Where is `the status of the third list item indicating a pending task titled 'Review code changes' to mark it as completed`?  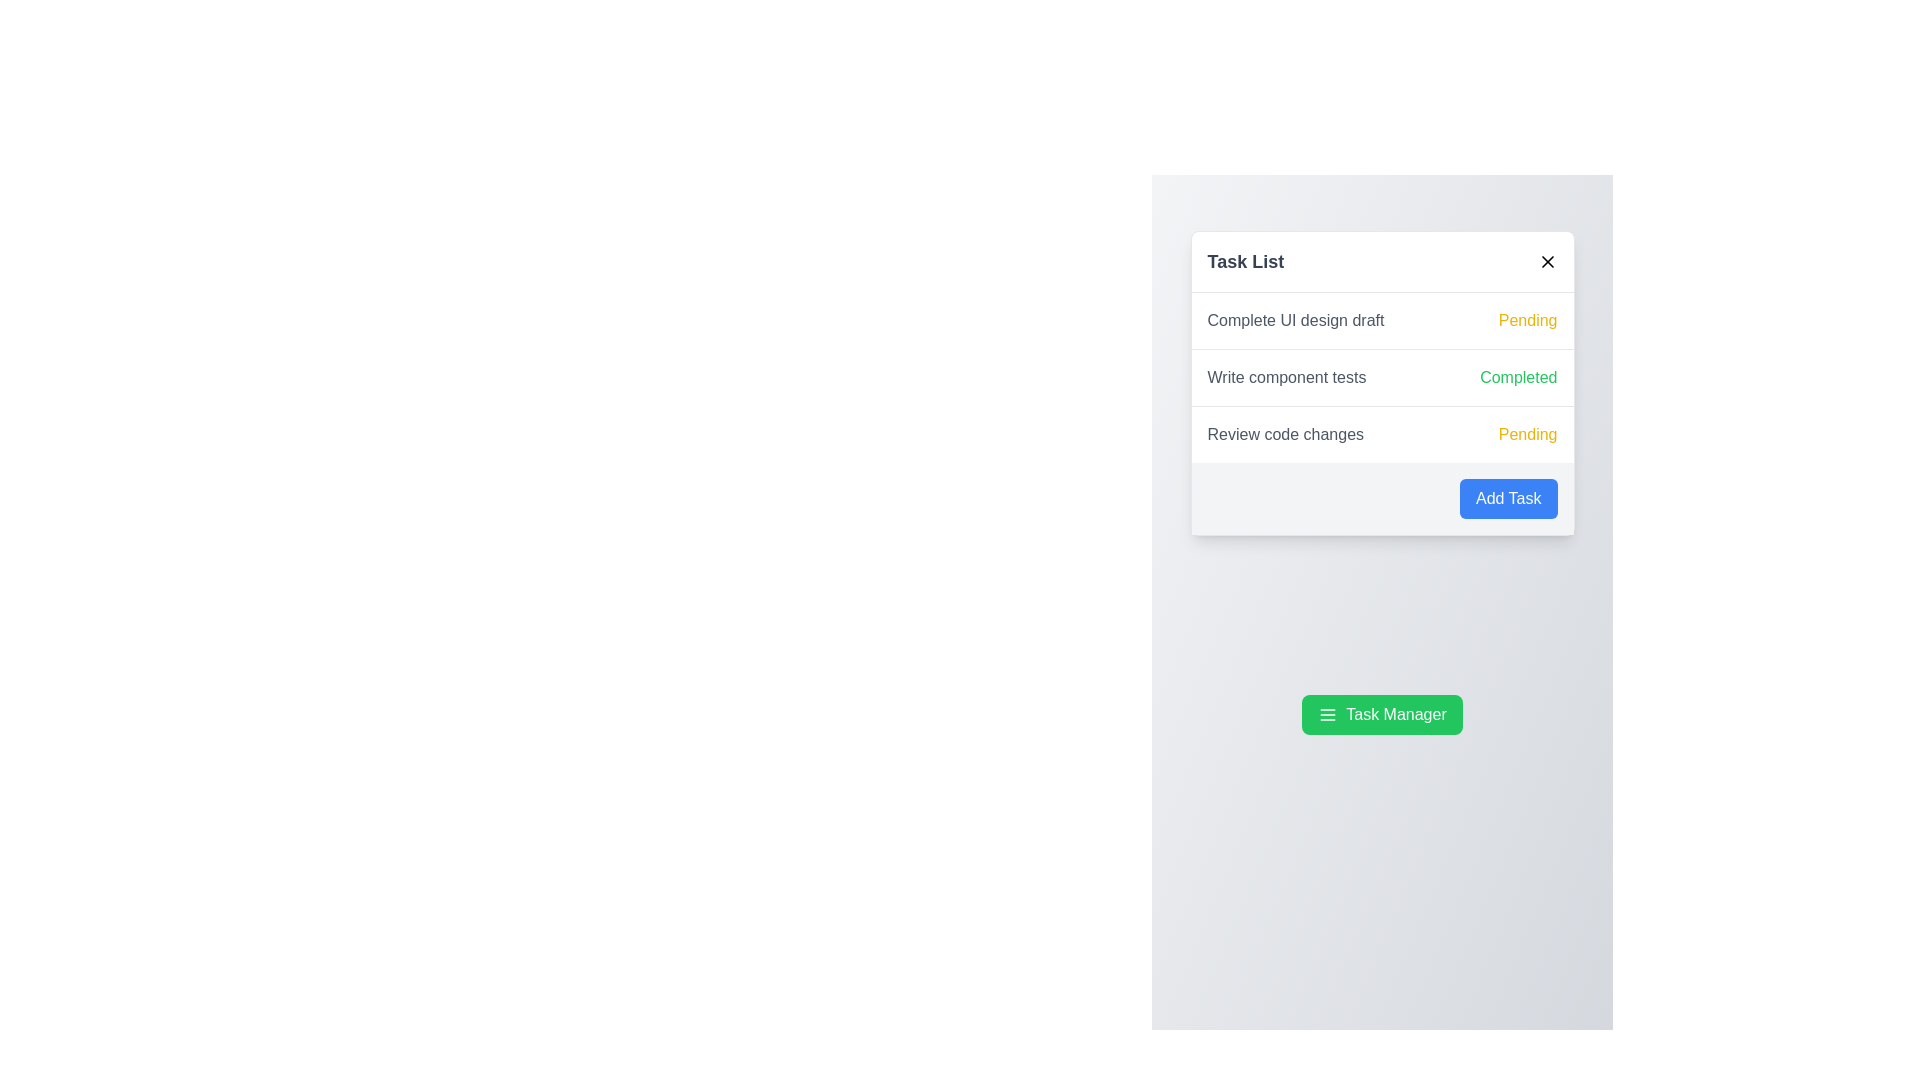
the status of the third list item indicating a pending task titled 'Review code changes' to mark it as completed is located at coordinates (1381, 433).